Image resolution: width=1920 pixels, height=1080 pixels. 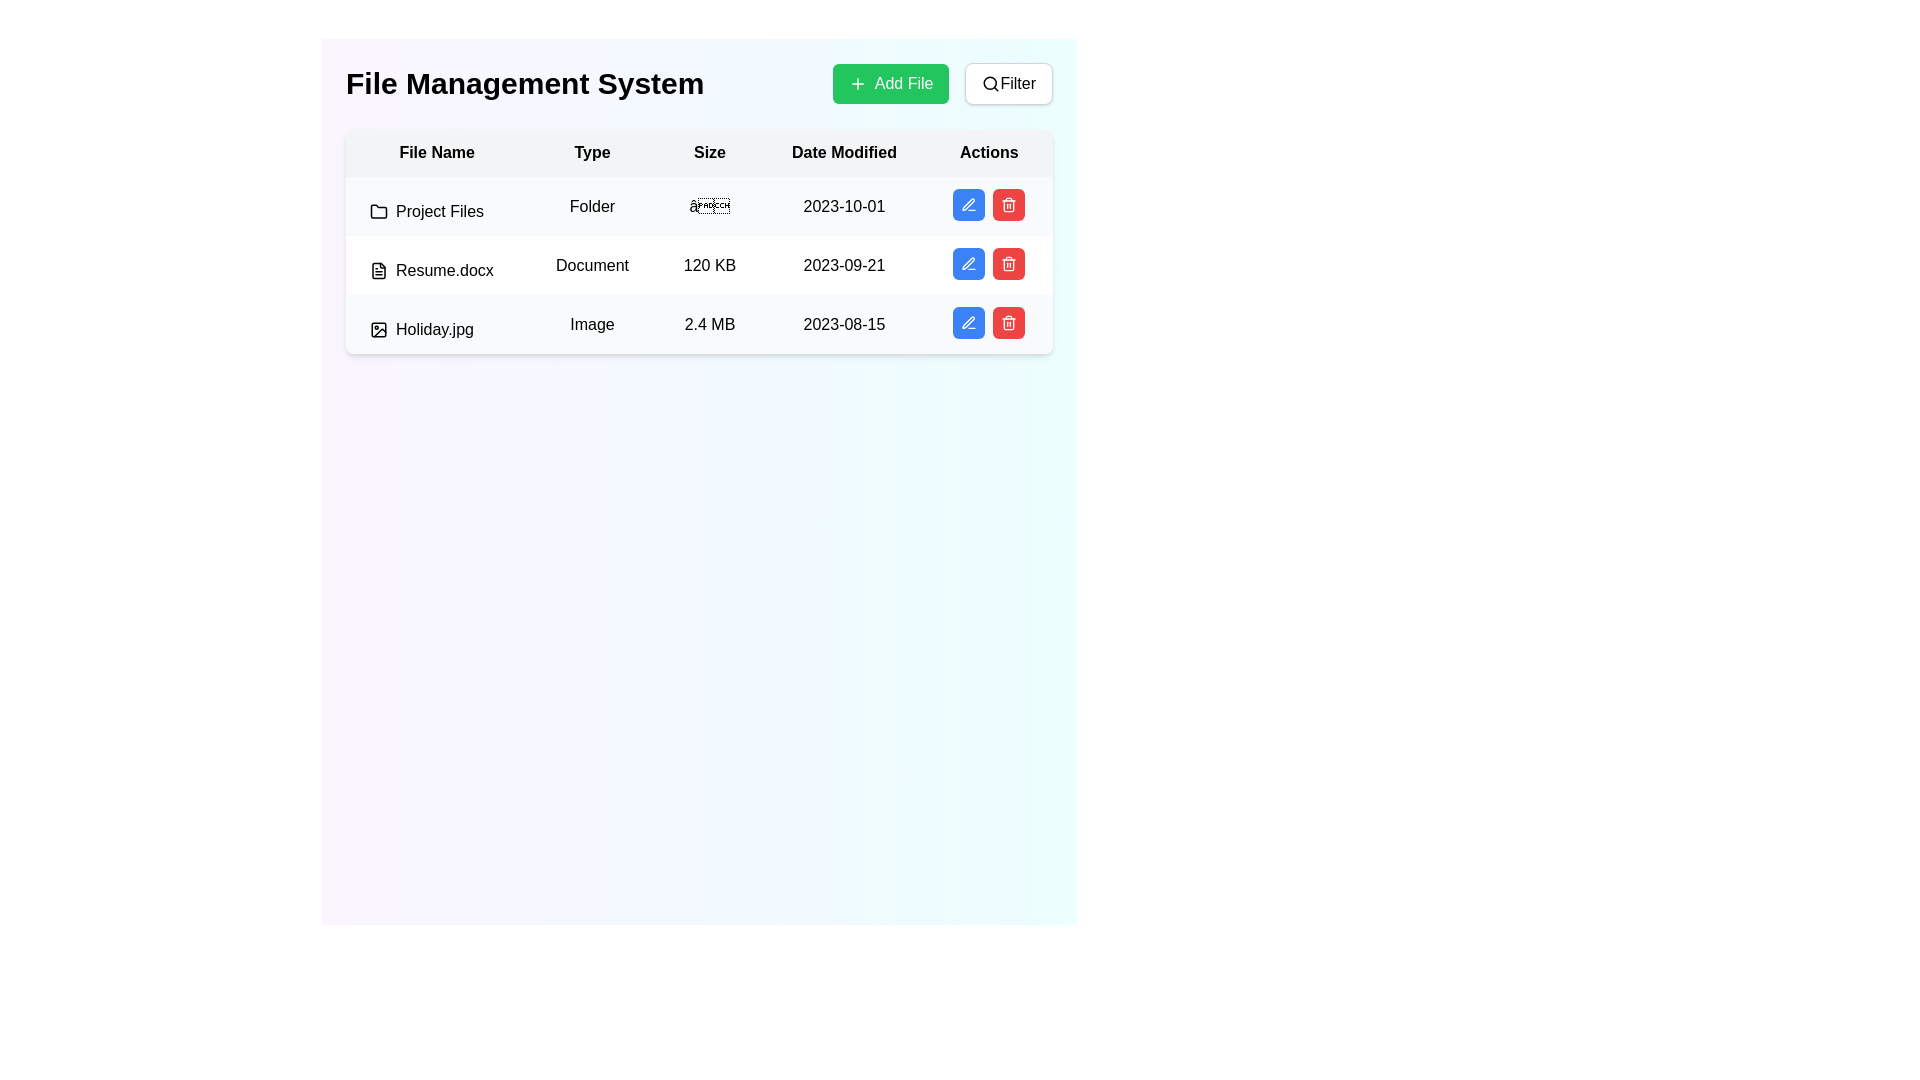 I want to click on the Text label that indicates no size information is available for the 'Project Files' folder, located in the 'Size' column of the grid table, first row, so click(x=710, y=206).